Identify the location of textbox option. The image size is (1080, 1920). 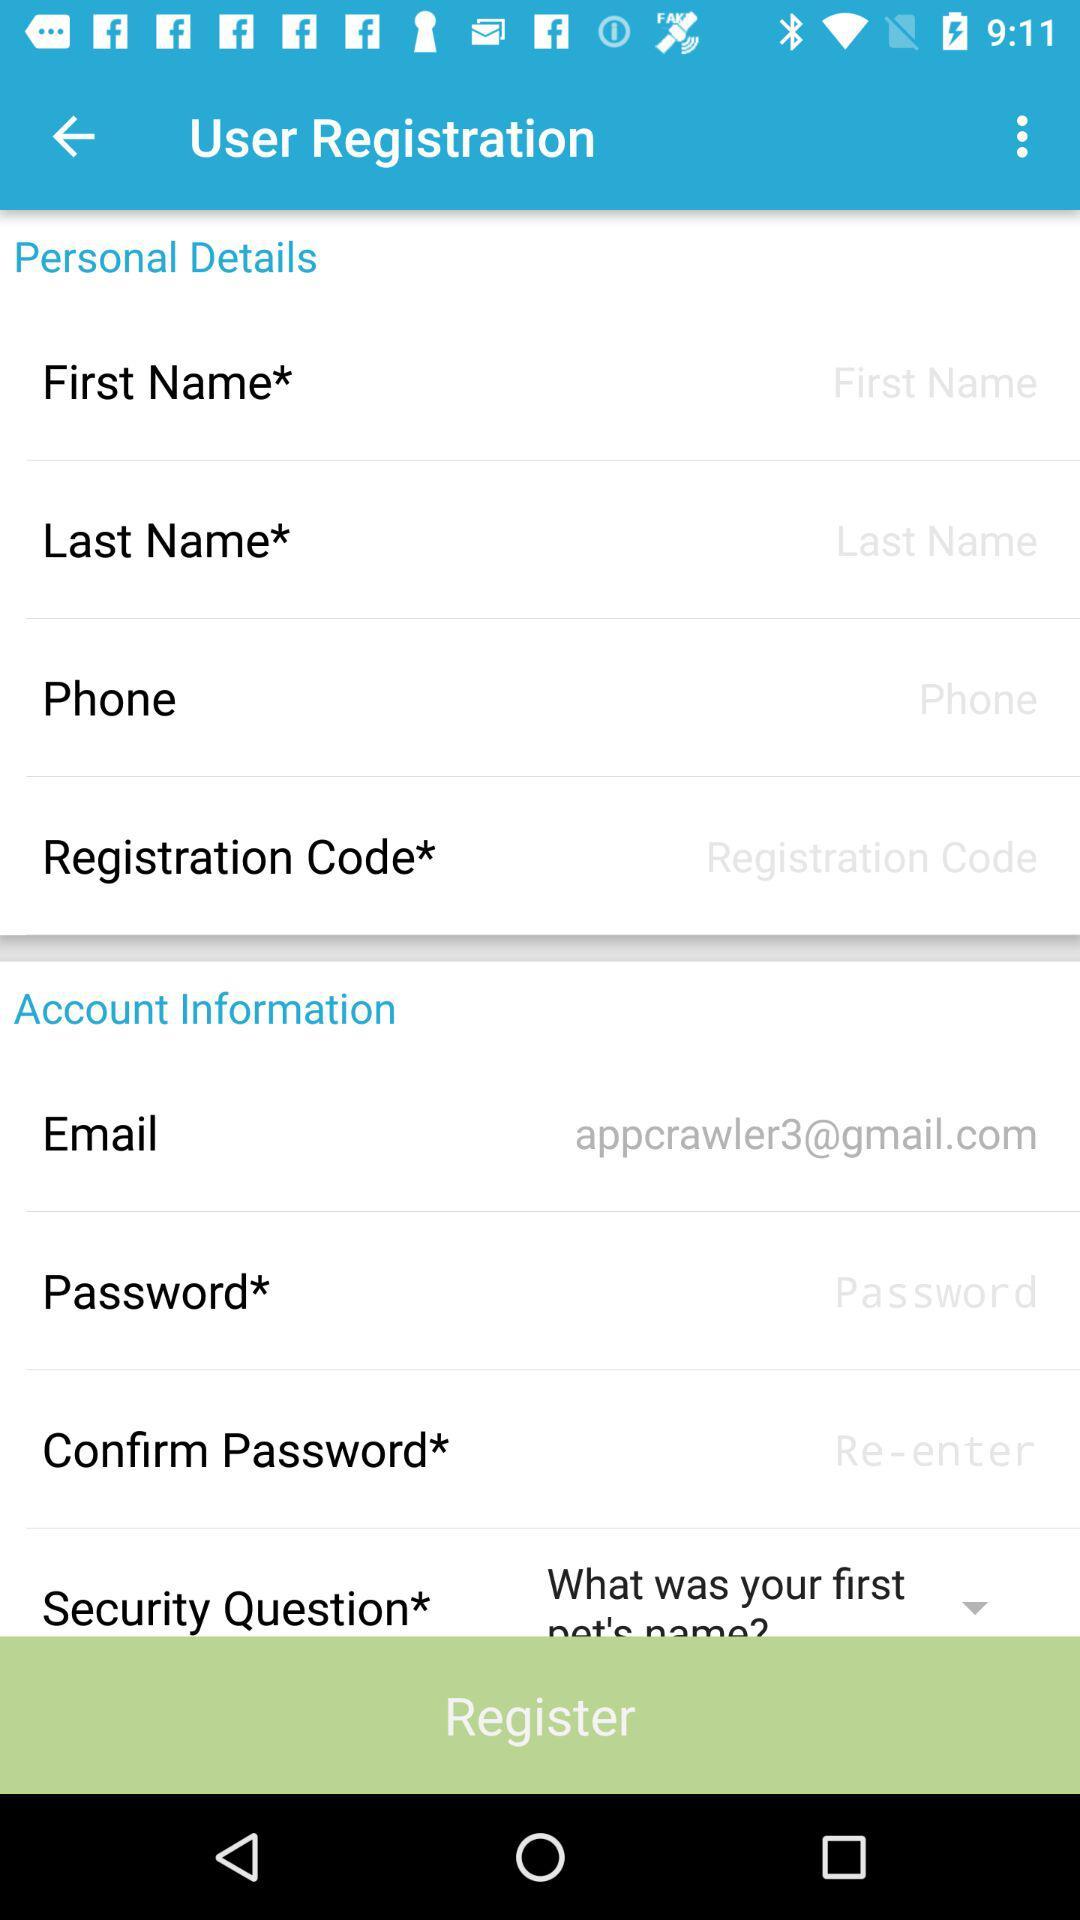
(791, 380).